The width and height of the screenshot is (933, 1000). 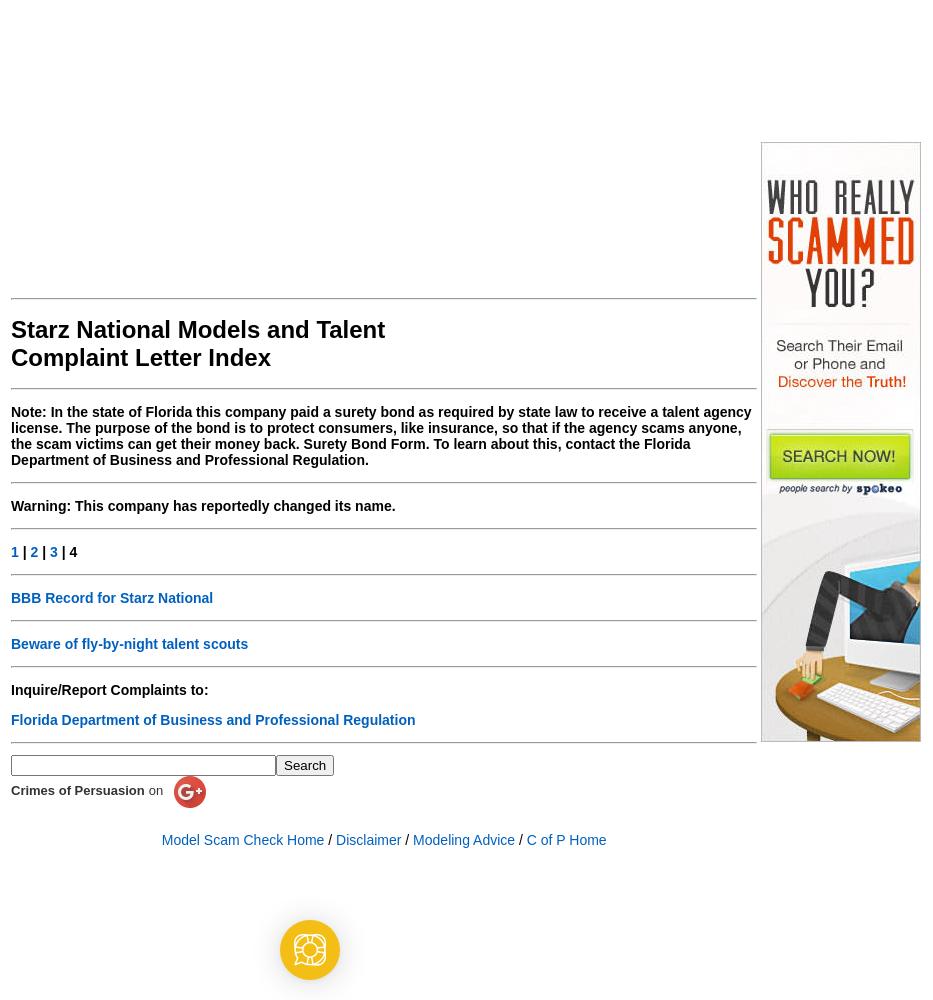 What do you see at coordinates (525, 839) in the screenshot?
I see `'C of P Home'` at bounding box center [525, 839].